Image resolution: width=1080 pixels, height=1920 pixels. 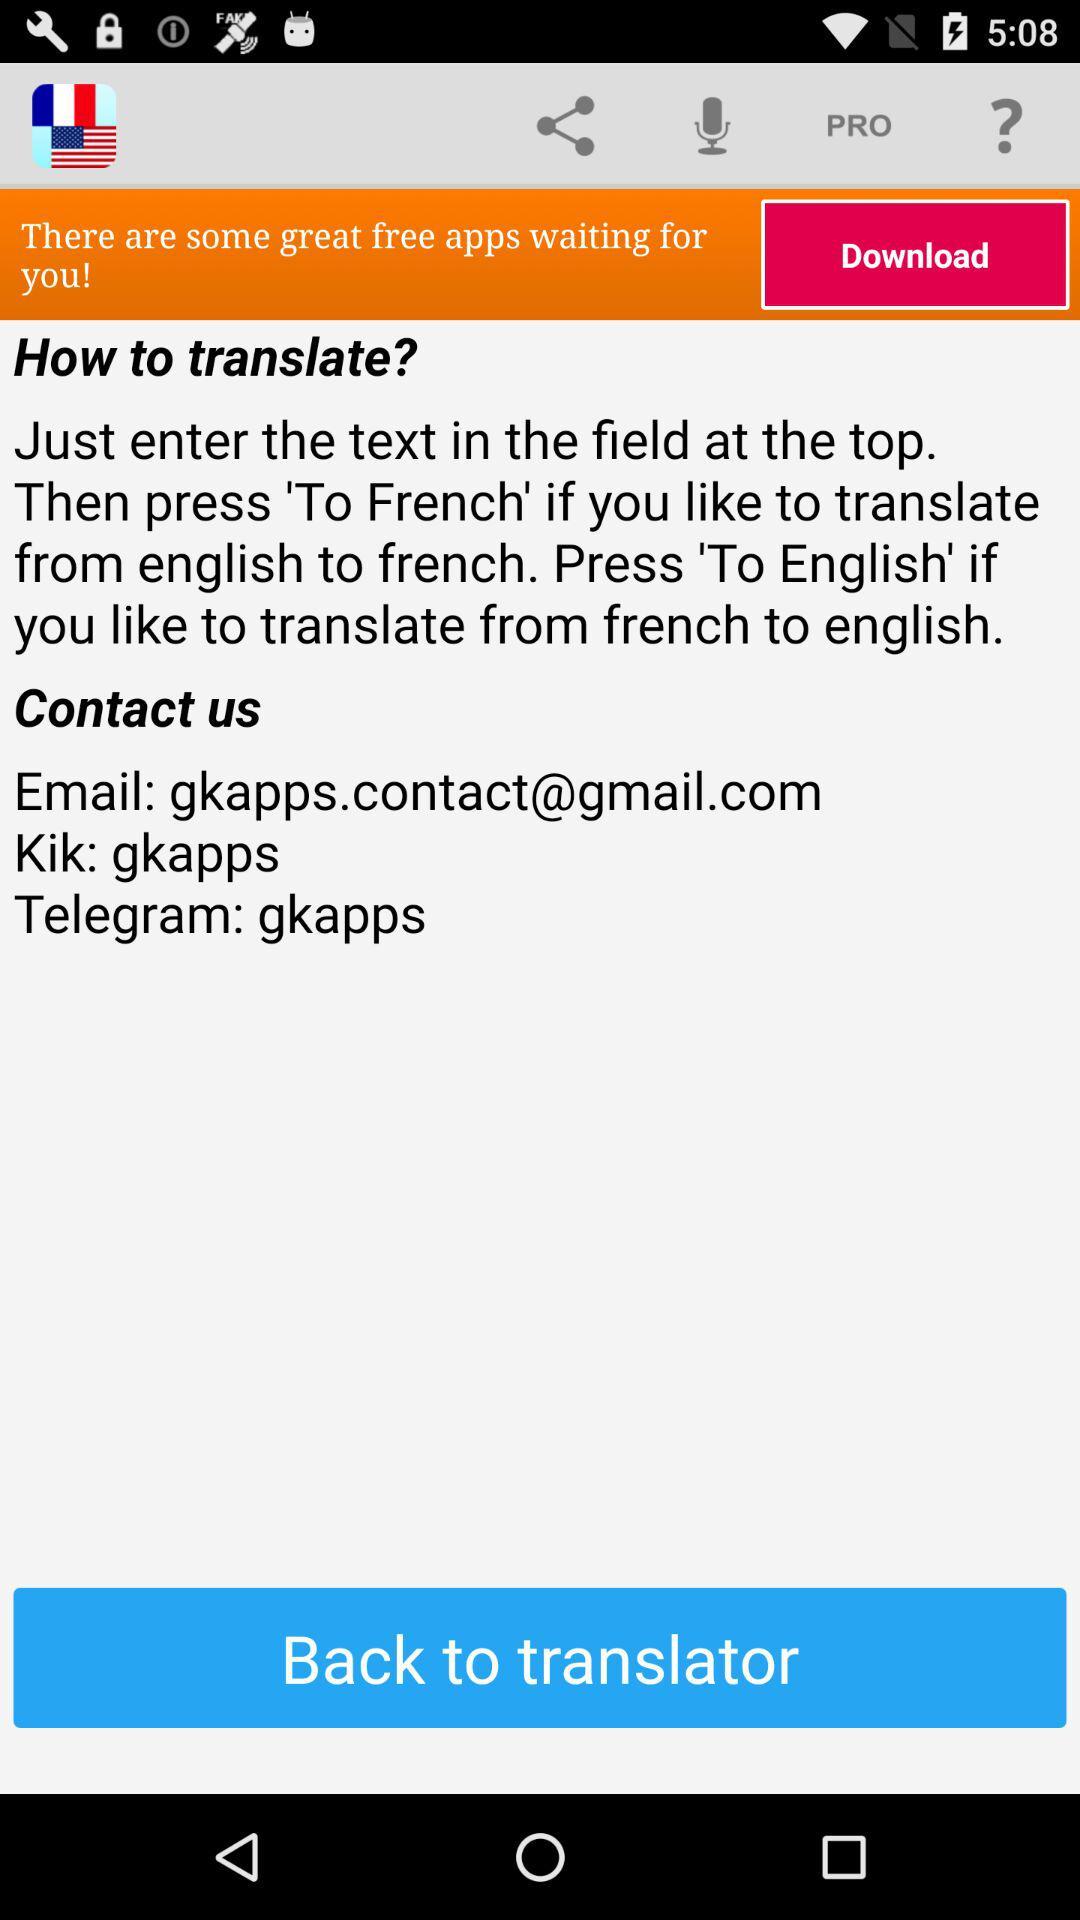 What do you see at coordinates (915, 253) in the screenshot?
I see `the download icon` at bounding box center [915, 253].